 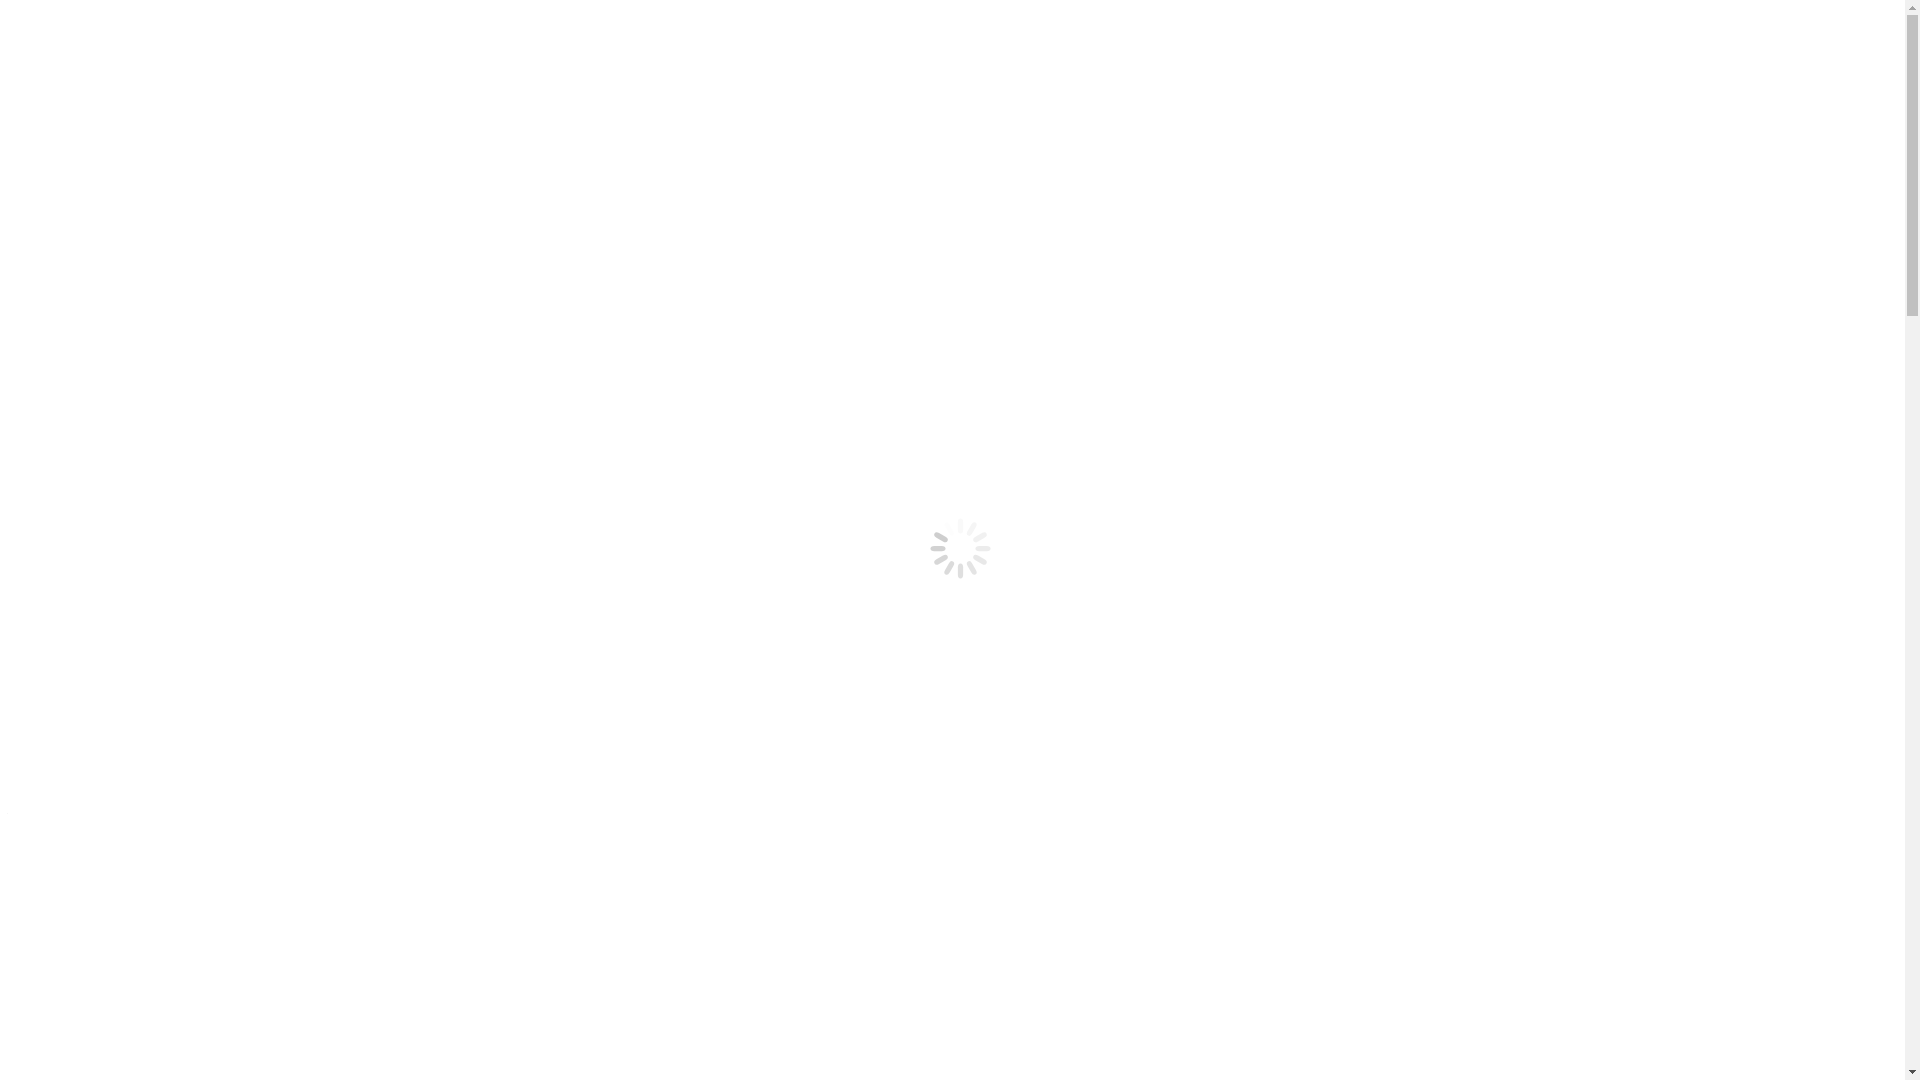 What do you see at coordinates (48, 306) in the screenshot?
I see `'Home'` at bounding box center [48, 306].